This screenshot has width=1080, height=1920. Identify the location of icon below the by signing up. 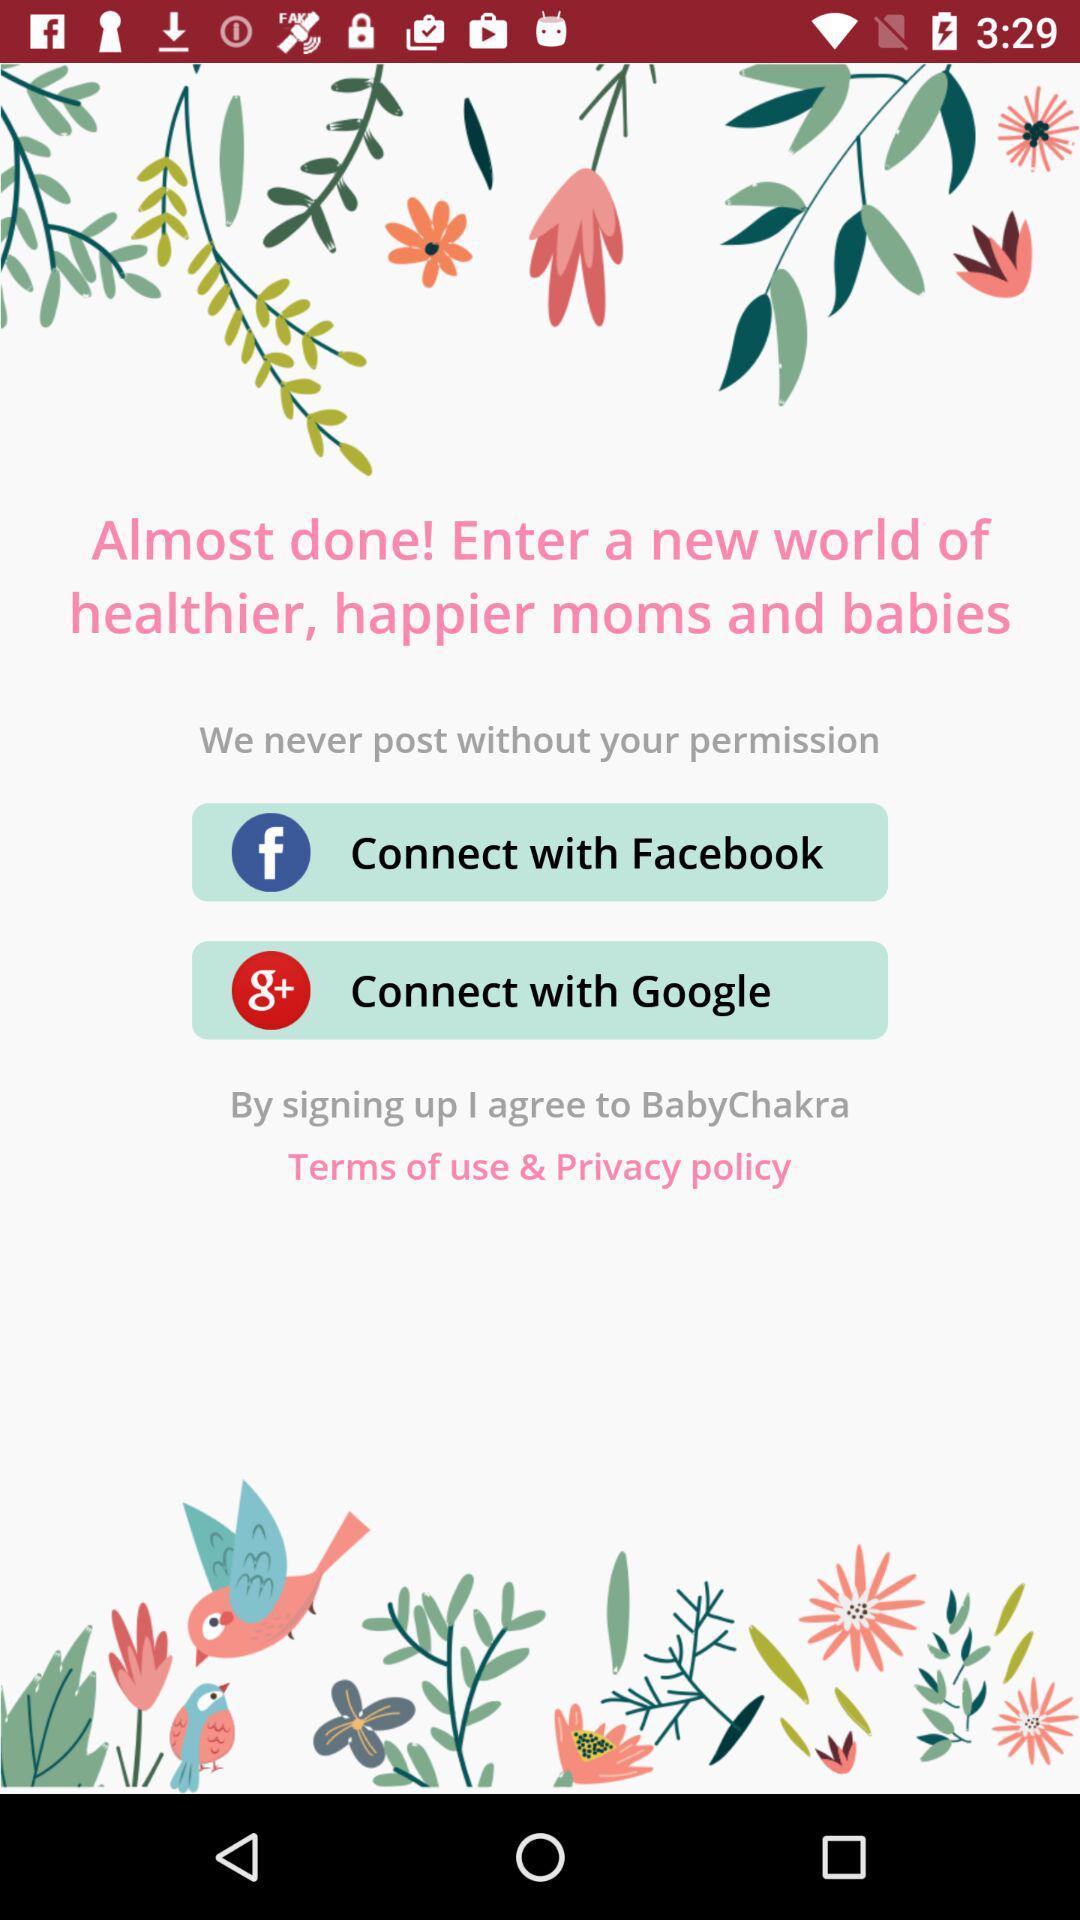
(538, 1165).